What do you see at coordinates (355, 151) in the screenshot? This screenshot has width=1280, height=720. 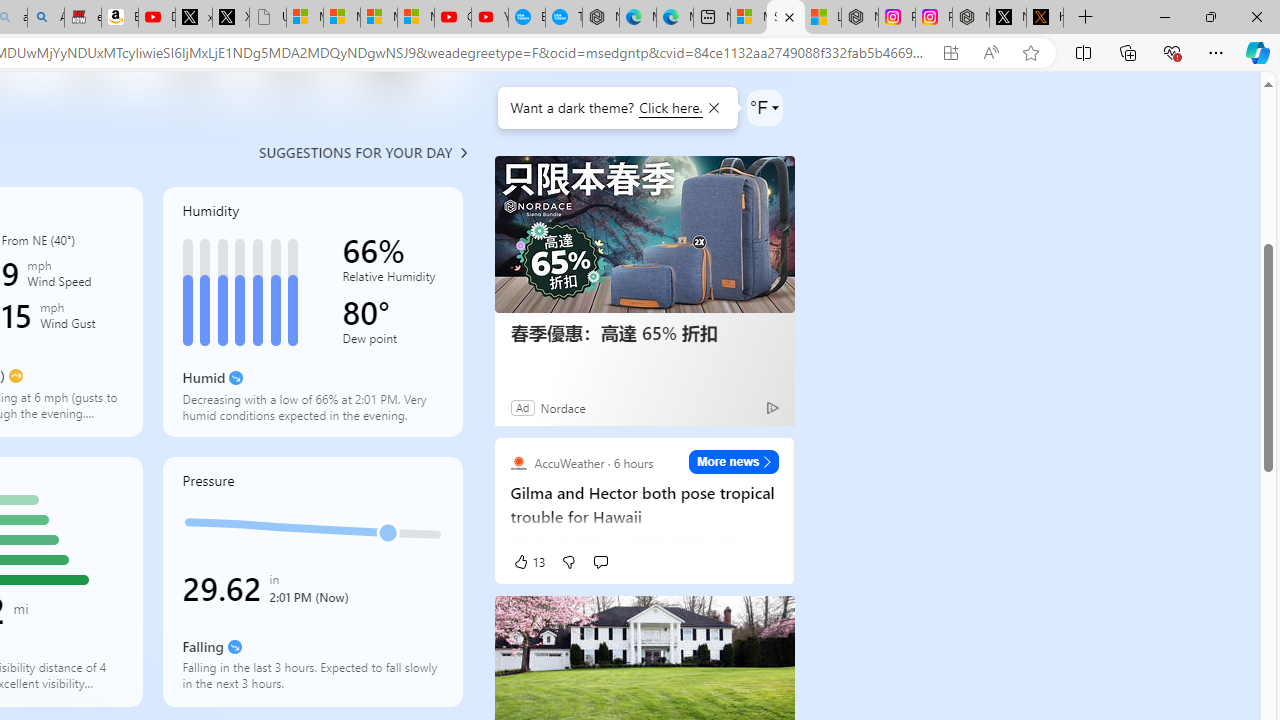 I see `'Suggestions for your day'` at bounding box center [355, 151].